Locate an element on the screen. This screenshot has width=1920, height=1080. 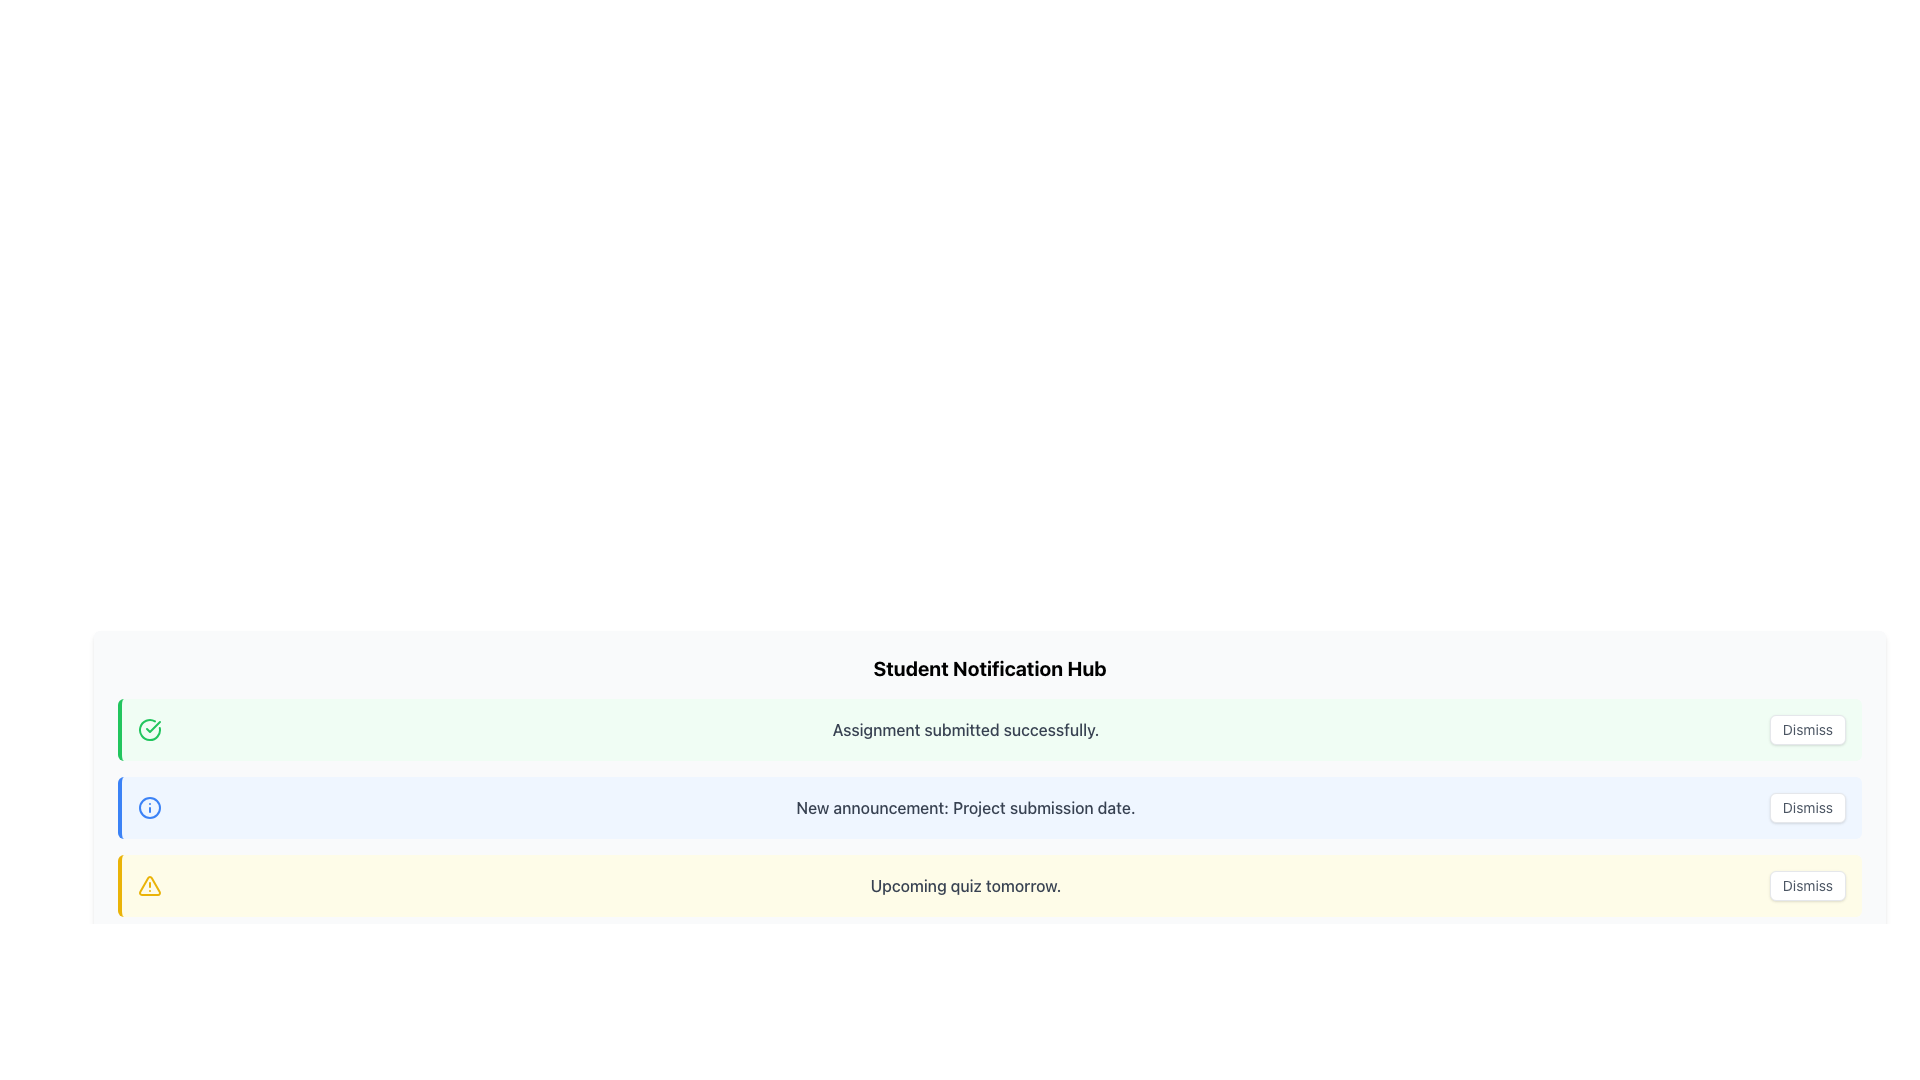
the 'Dismiss' button to interact via keyboard is located at coordinates (1807, 729).